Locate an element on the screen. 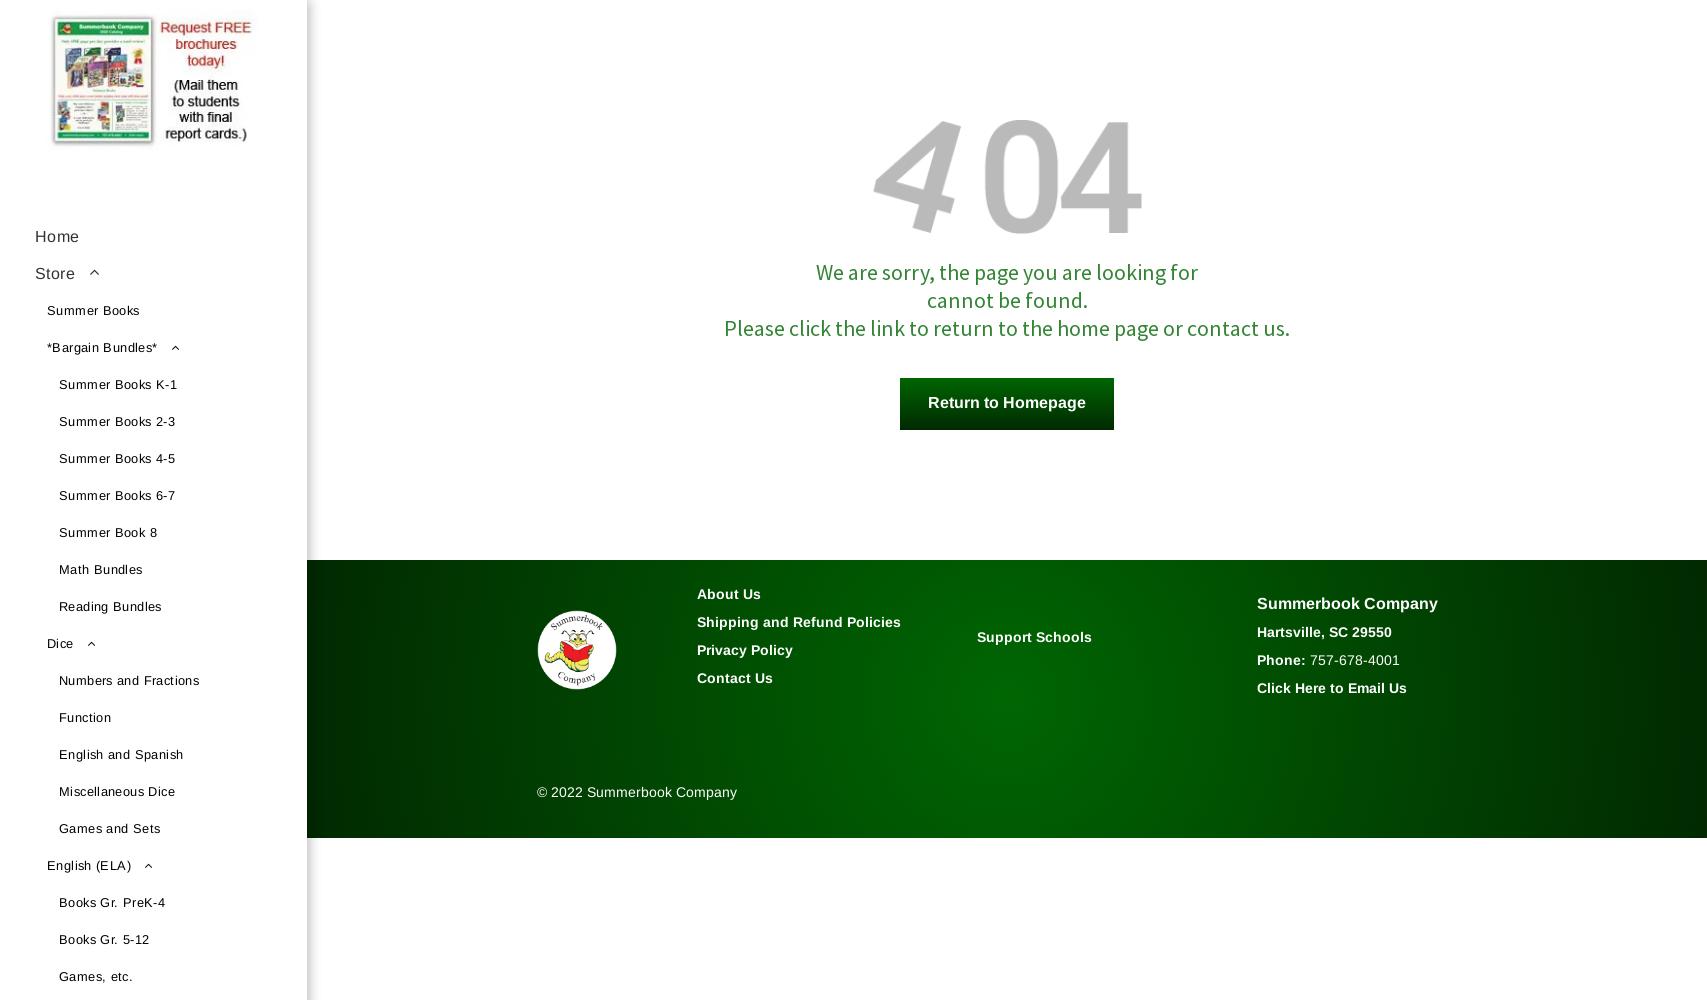 The image size is (1707, 1000). 'Please click the link to return to the home page or contact us.' is located at coordinates (1005, 326).